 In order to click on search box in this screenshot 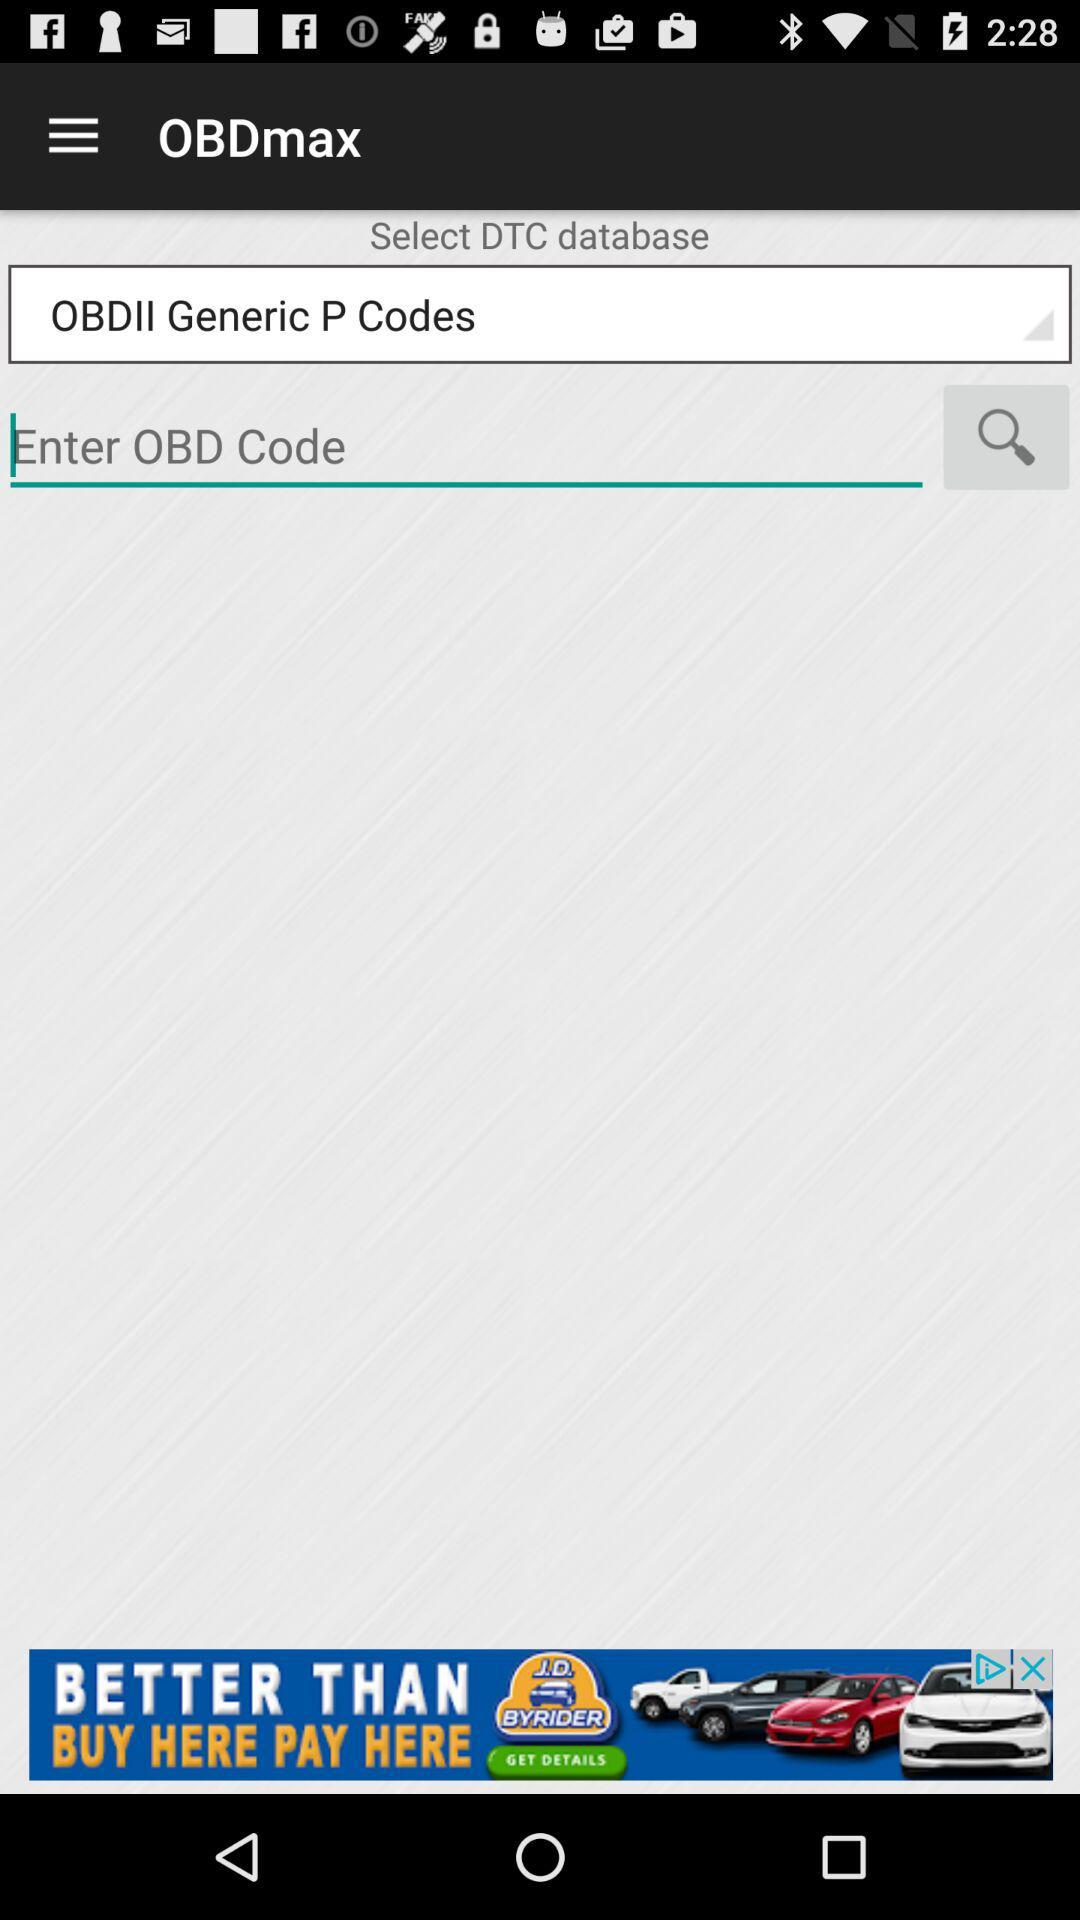, I will do `click(466, 445)`.